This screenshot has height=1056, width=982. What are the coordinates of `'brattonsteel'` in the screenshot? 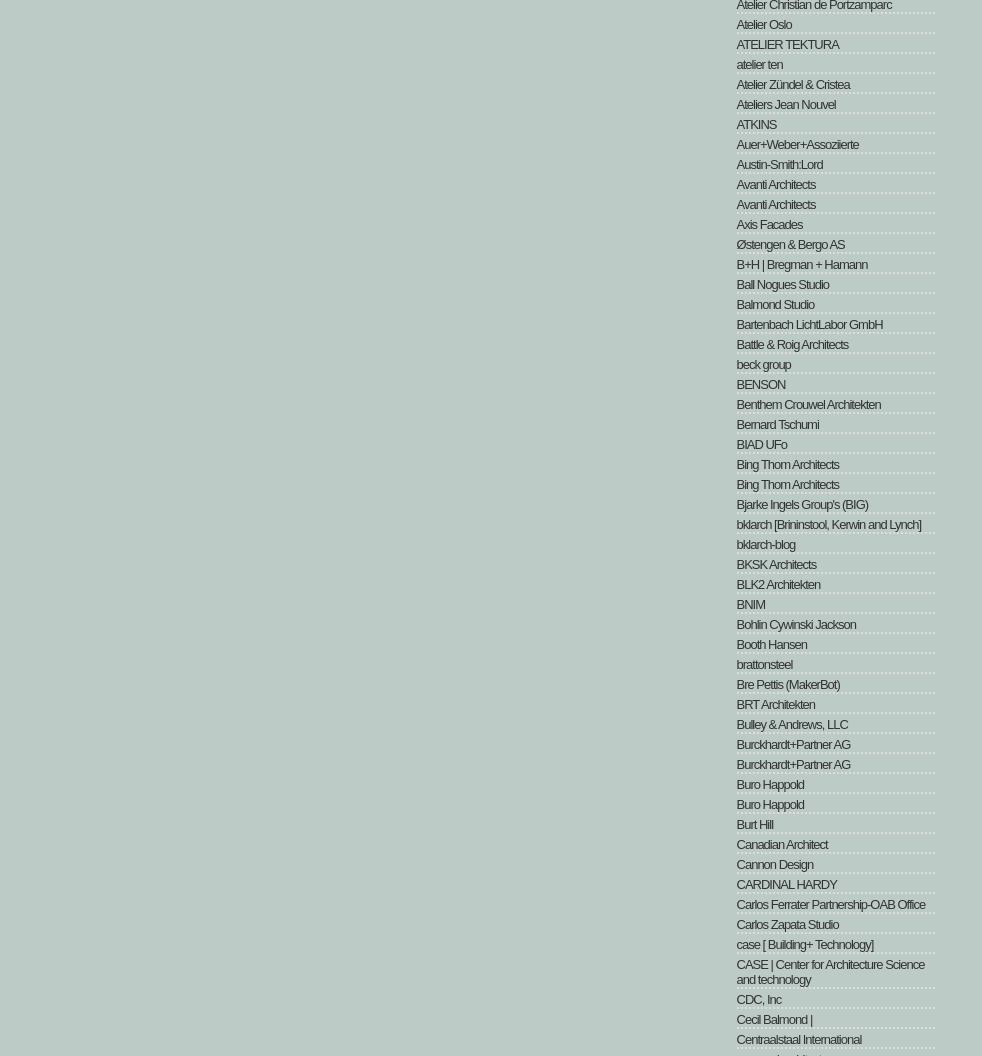 It's located at (763, 664).